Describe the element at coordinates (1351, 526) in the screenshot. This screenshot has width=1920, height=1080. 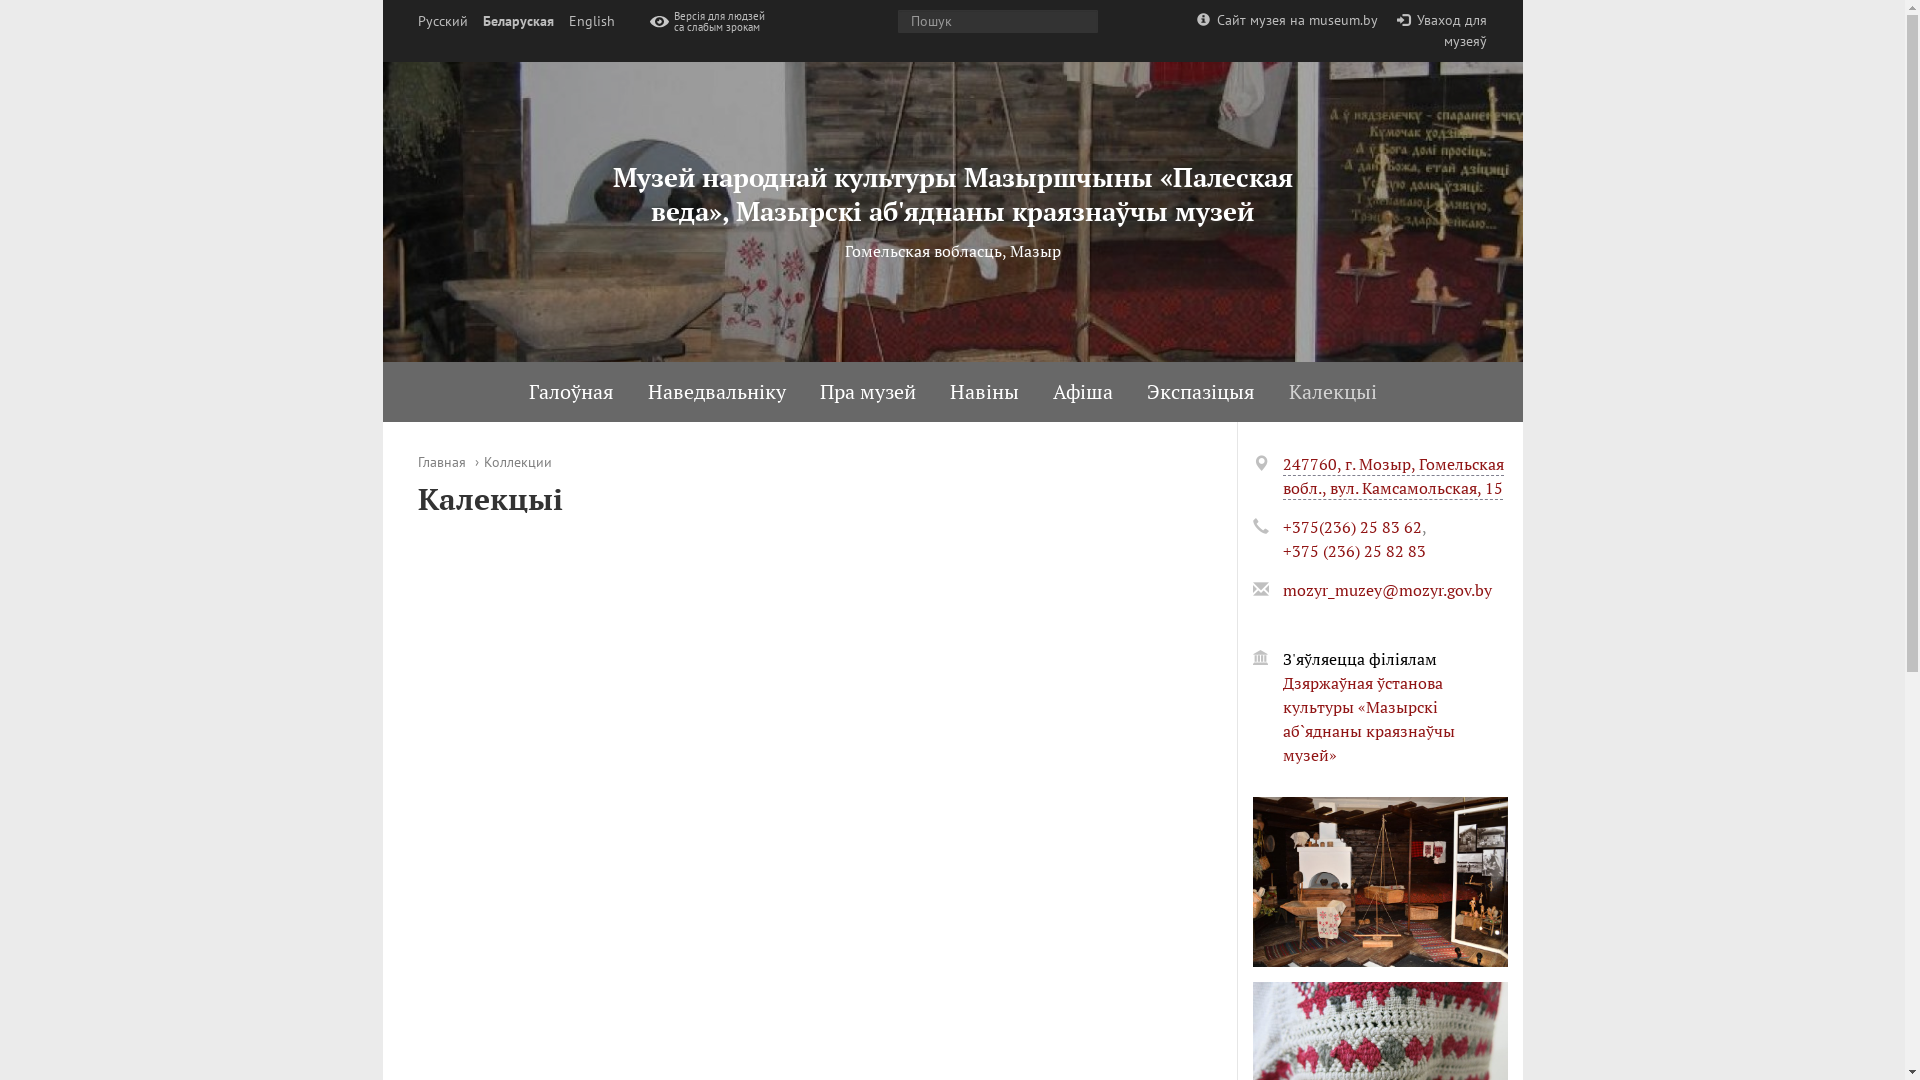
I see `'+375(236) 25 83 62'` at that location.